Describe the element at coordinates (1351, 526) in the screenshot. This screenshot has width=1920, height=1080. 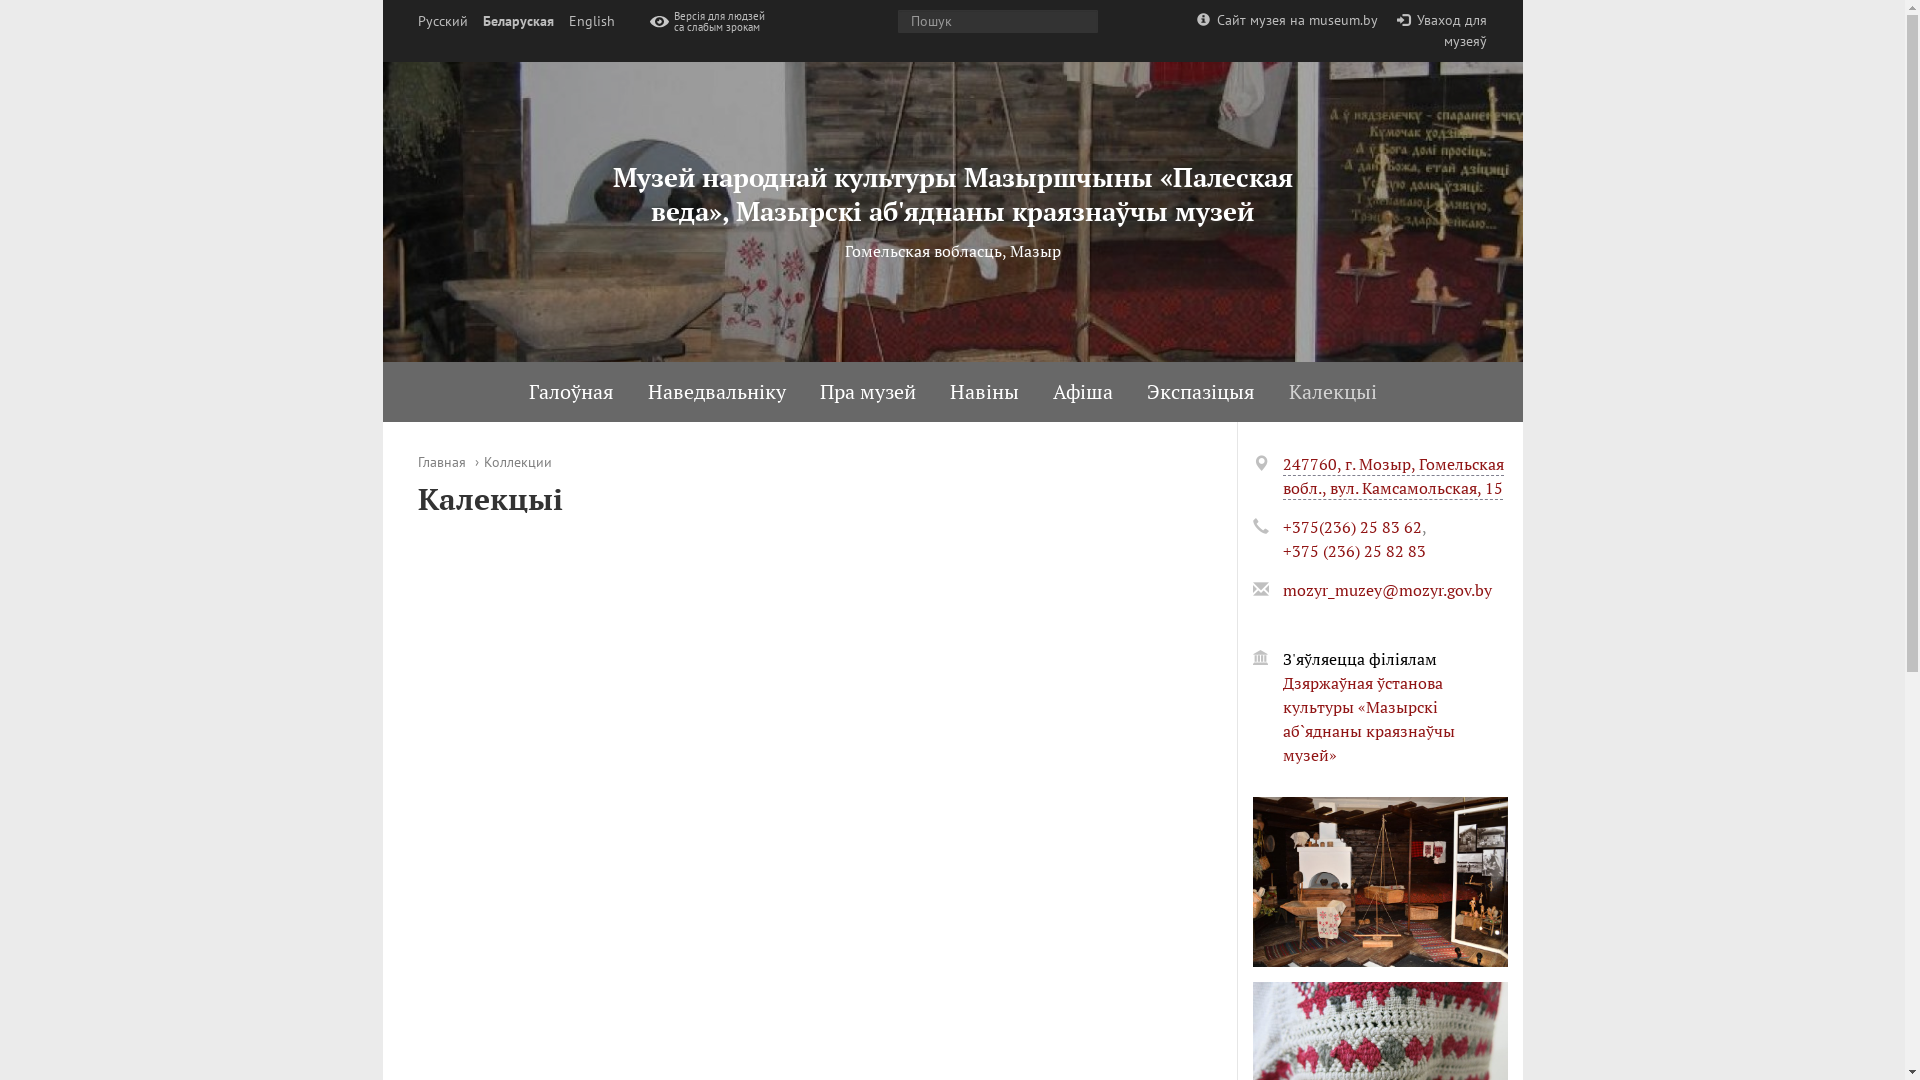
I see `'+375(236) 25 83 62'` at that location.